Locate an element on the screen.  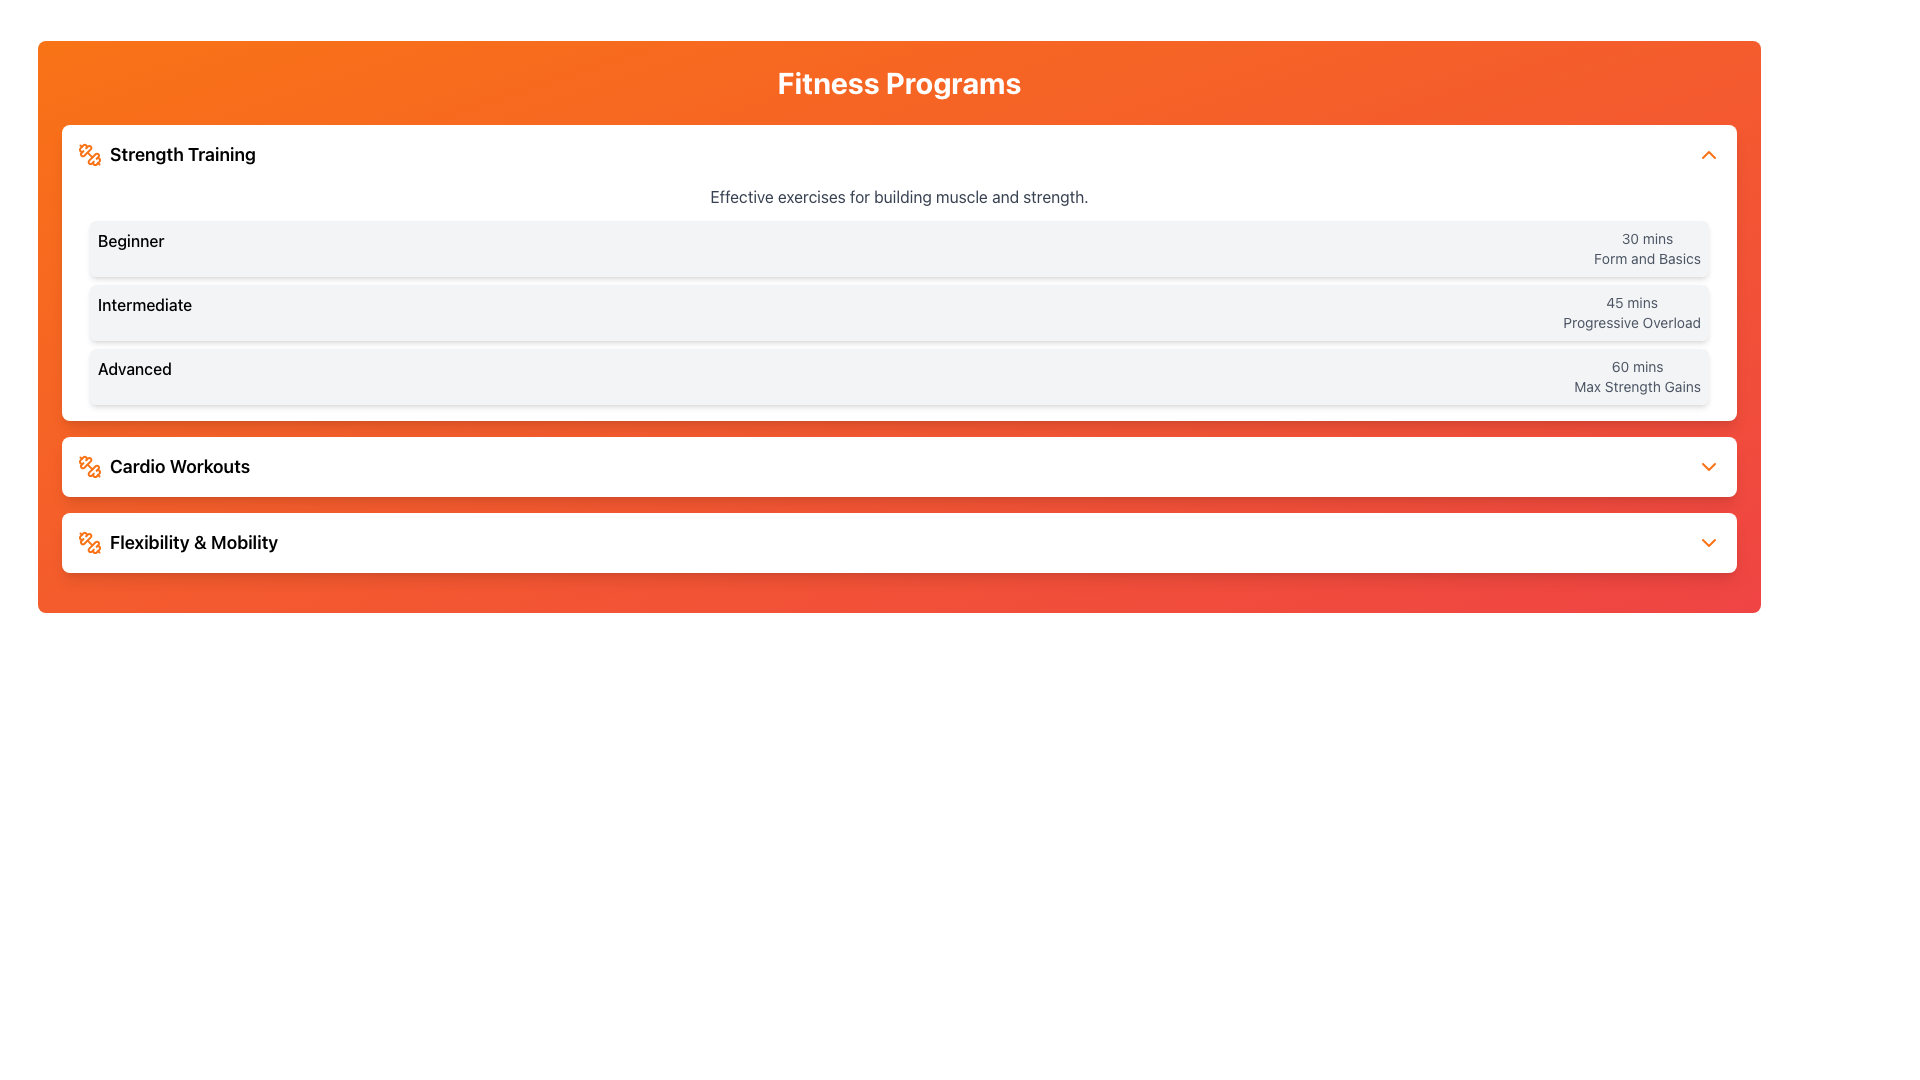
'Beginner' difficulty level label located at the top-left corner of the exercise program section is located at coordinates (130, 248).